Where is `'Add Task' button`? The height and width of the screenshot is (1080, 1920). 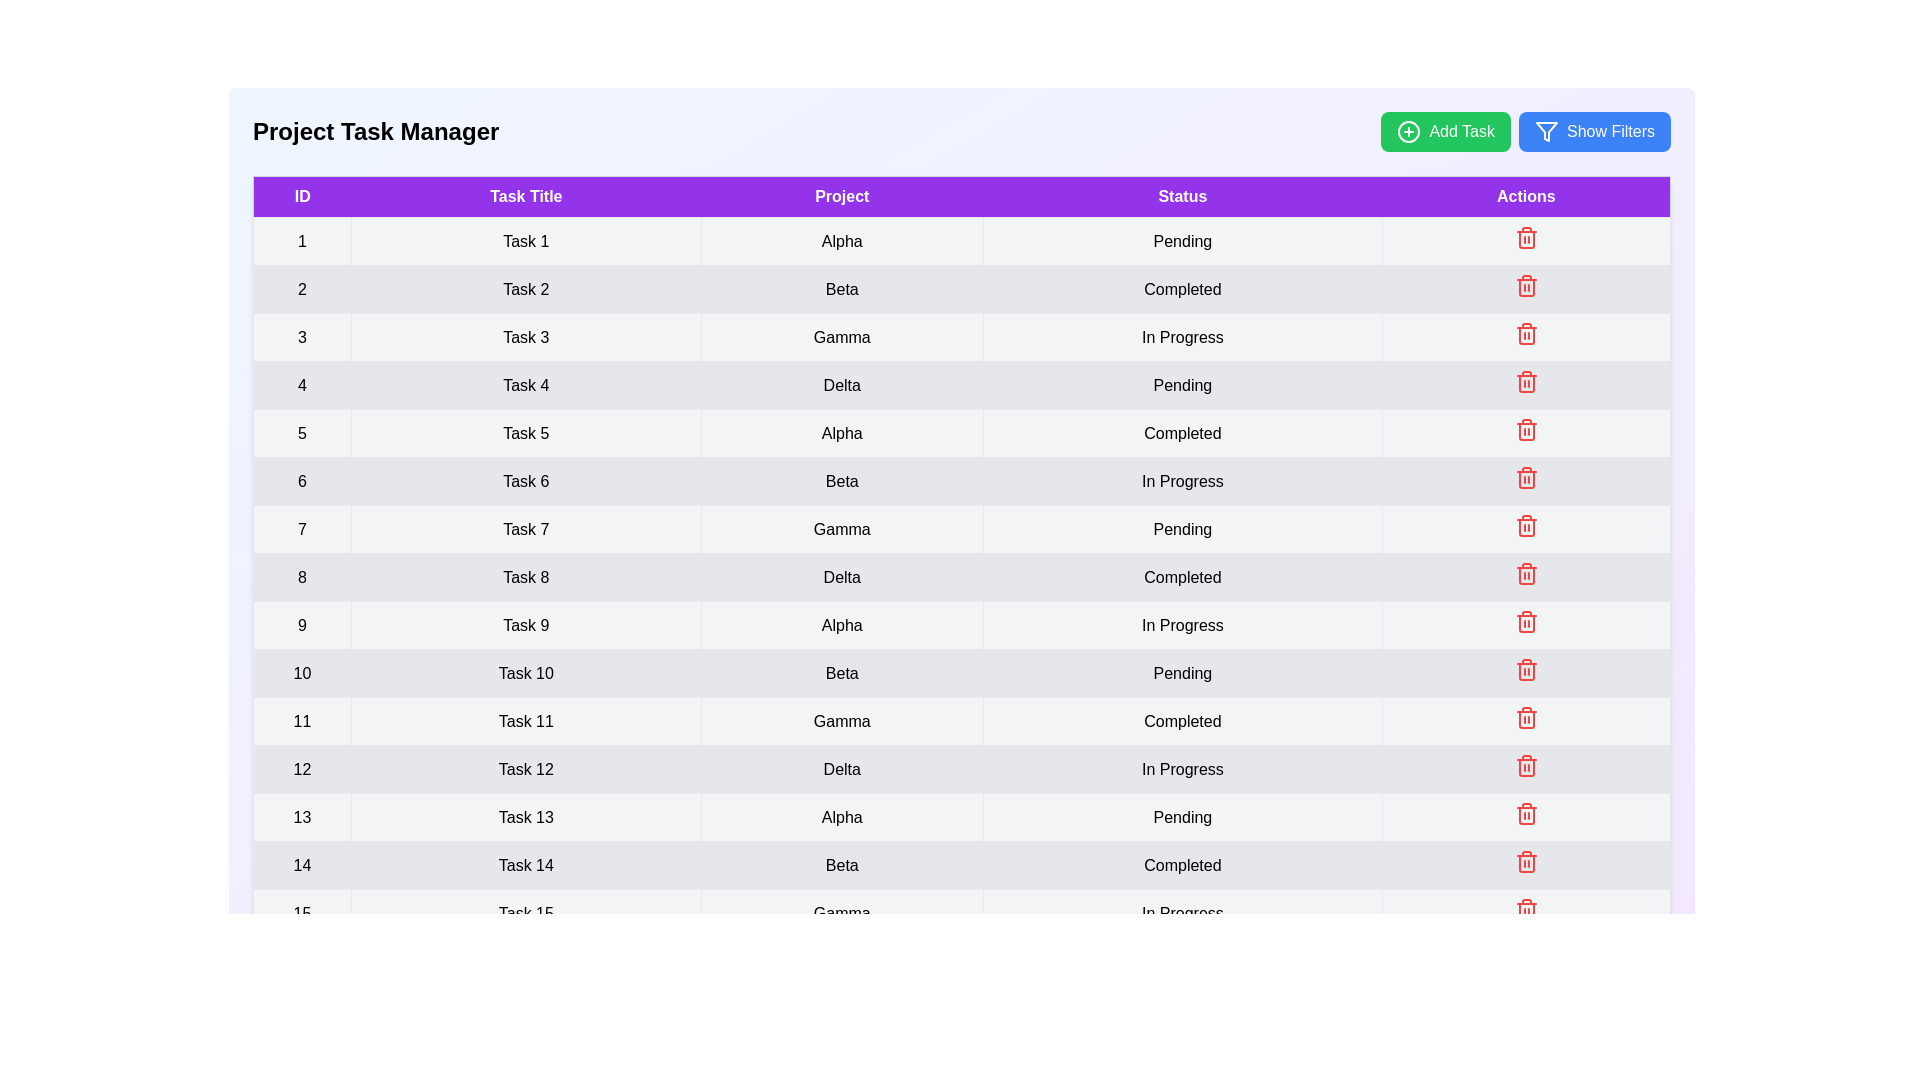
'Add Task' button is located at coordinates (1445, 131).